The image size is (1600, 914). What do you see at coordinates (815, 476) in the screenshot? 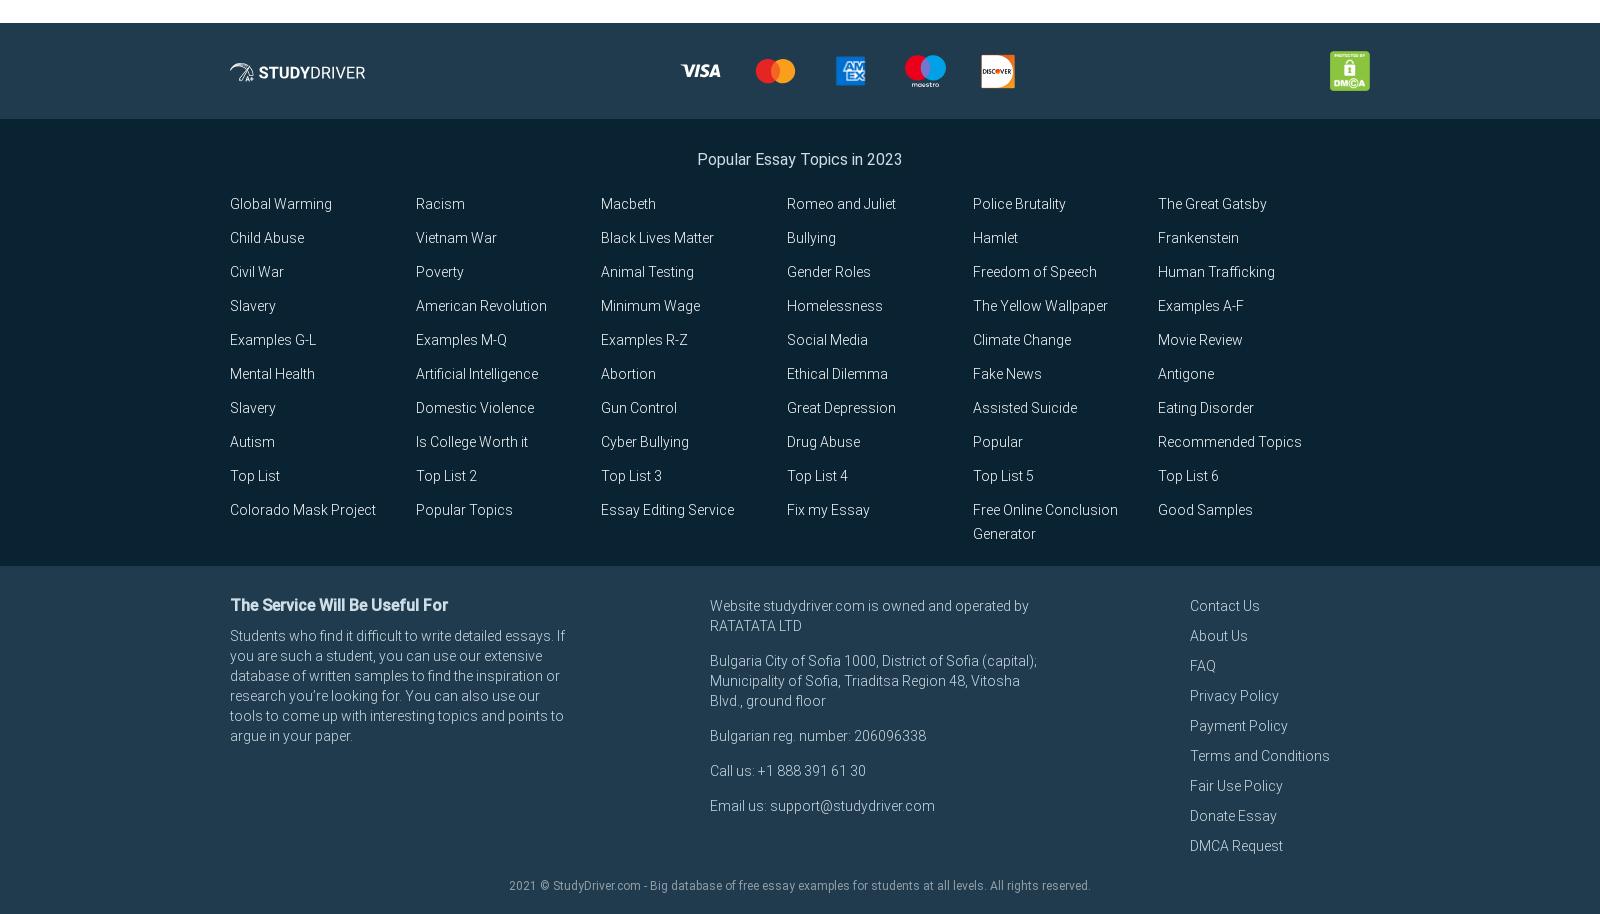
I see `'Top List 4'` at bounding box center [815, 476].